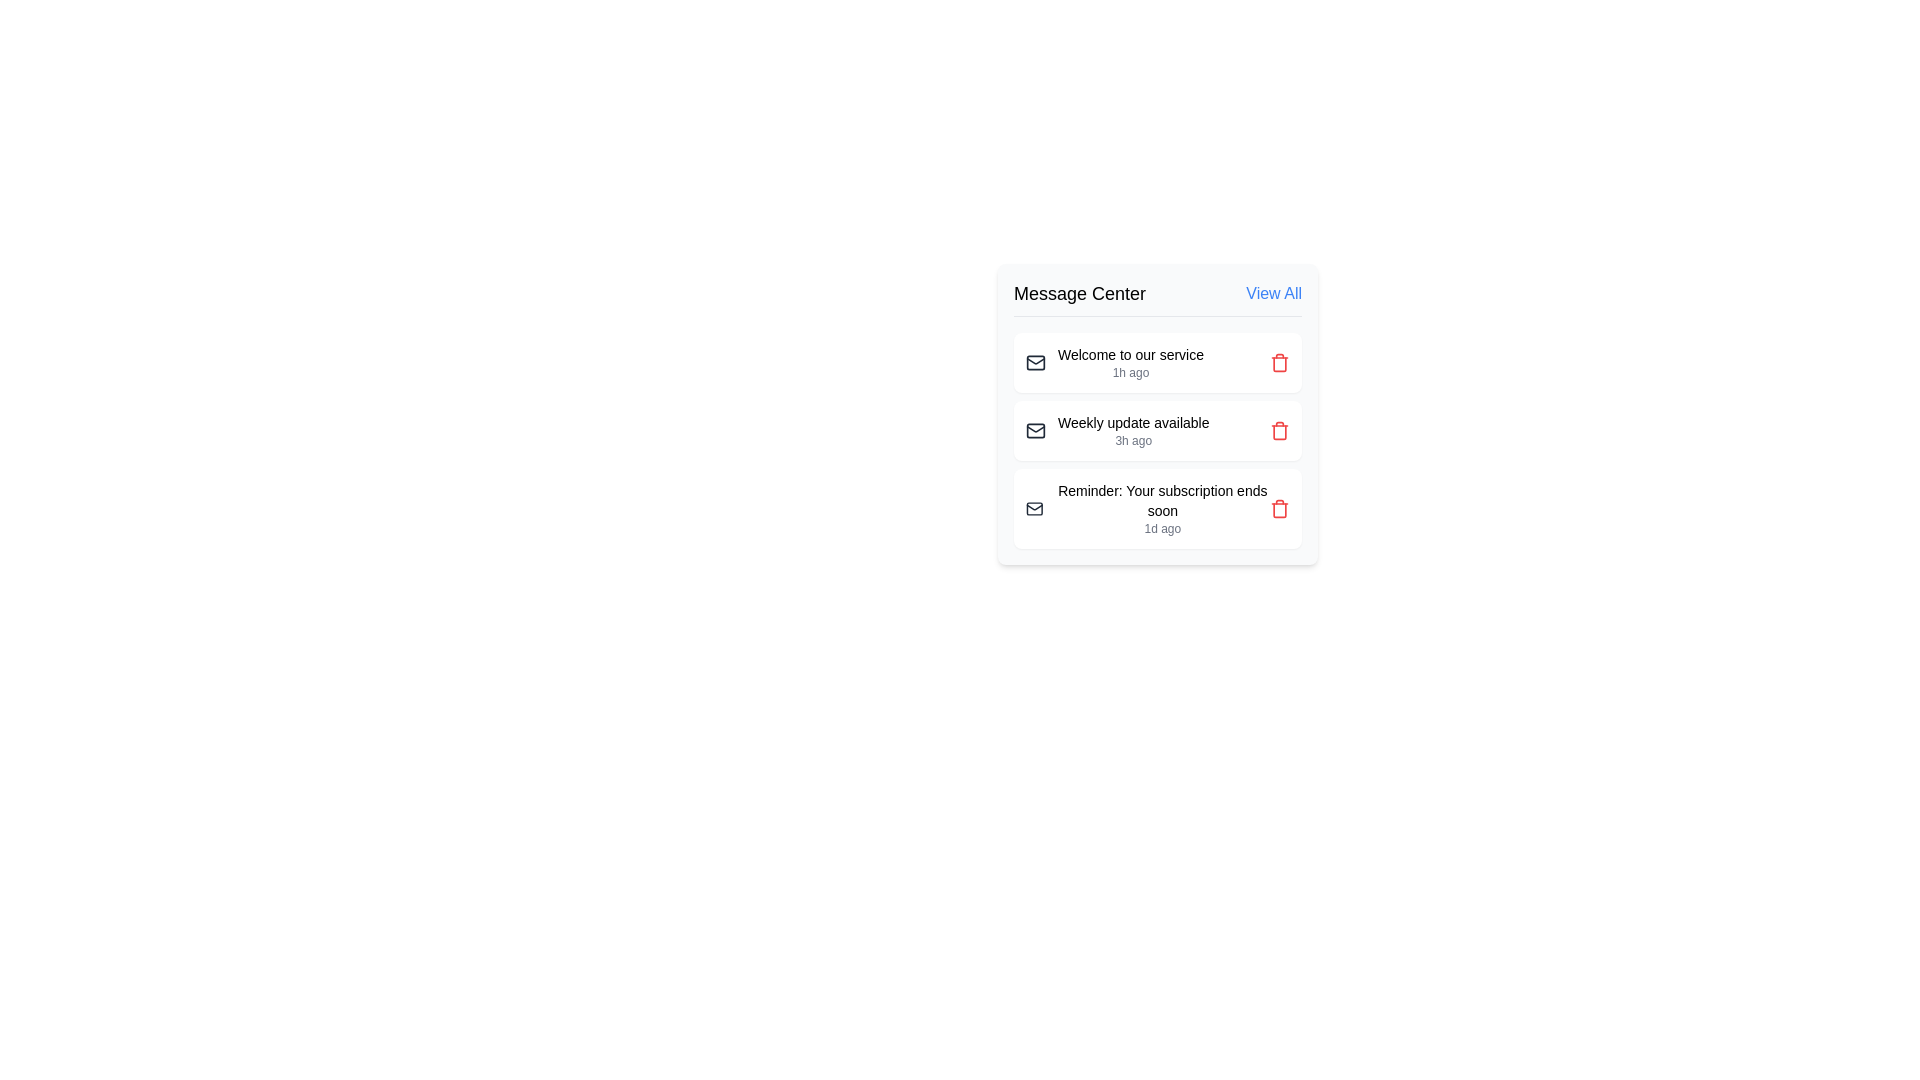 The image size is (1920, 1080). I want to click on the main body of the trash can icon, which is part of a red trash icon located next to the text 'Weekly update available' in the second entry of the notification list, so click(1280, 431).